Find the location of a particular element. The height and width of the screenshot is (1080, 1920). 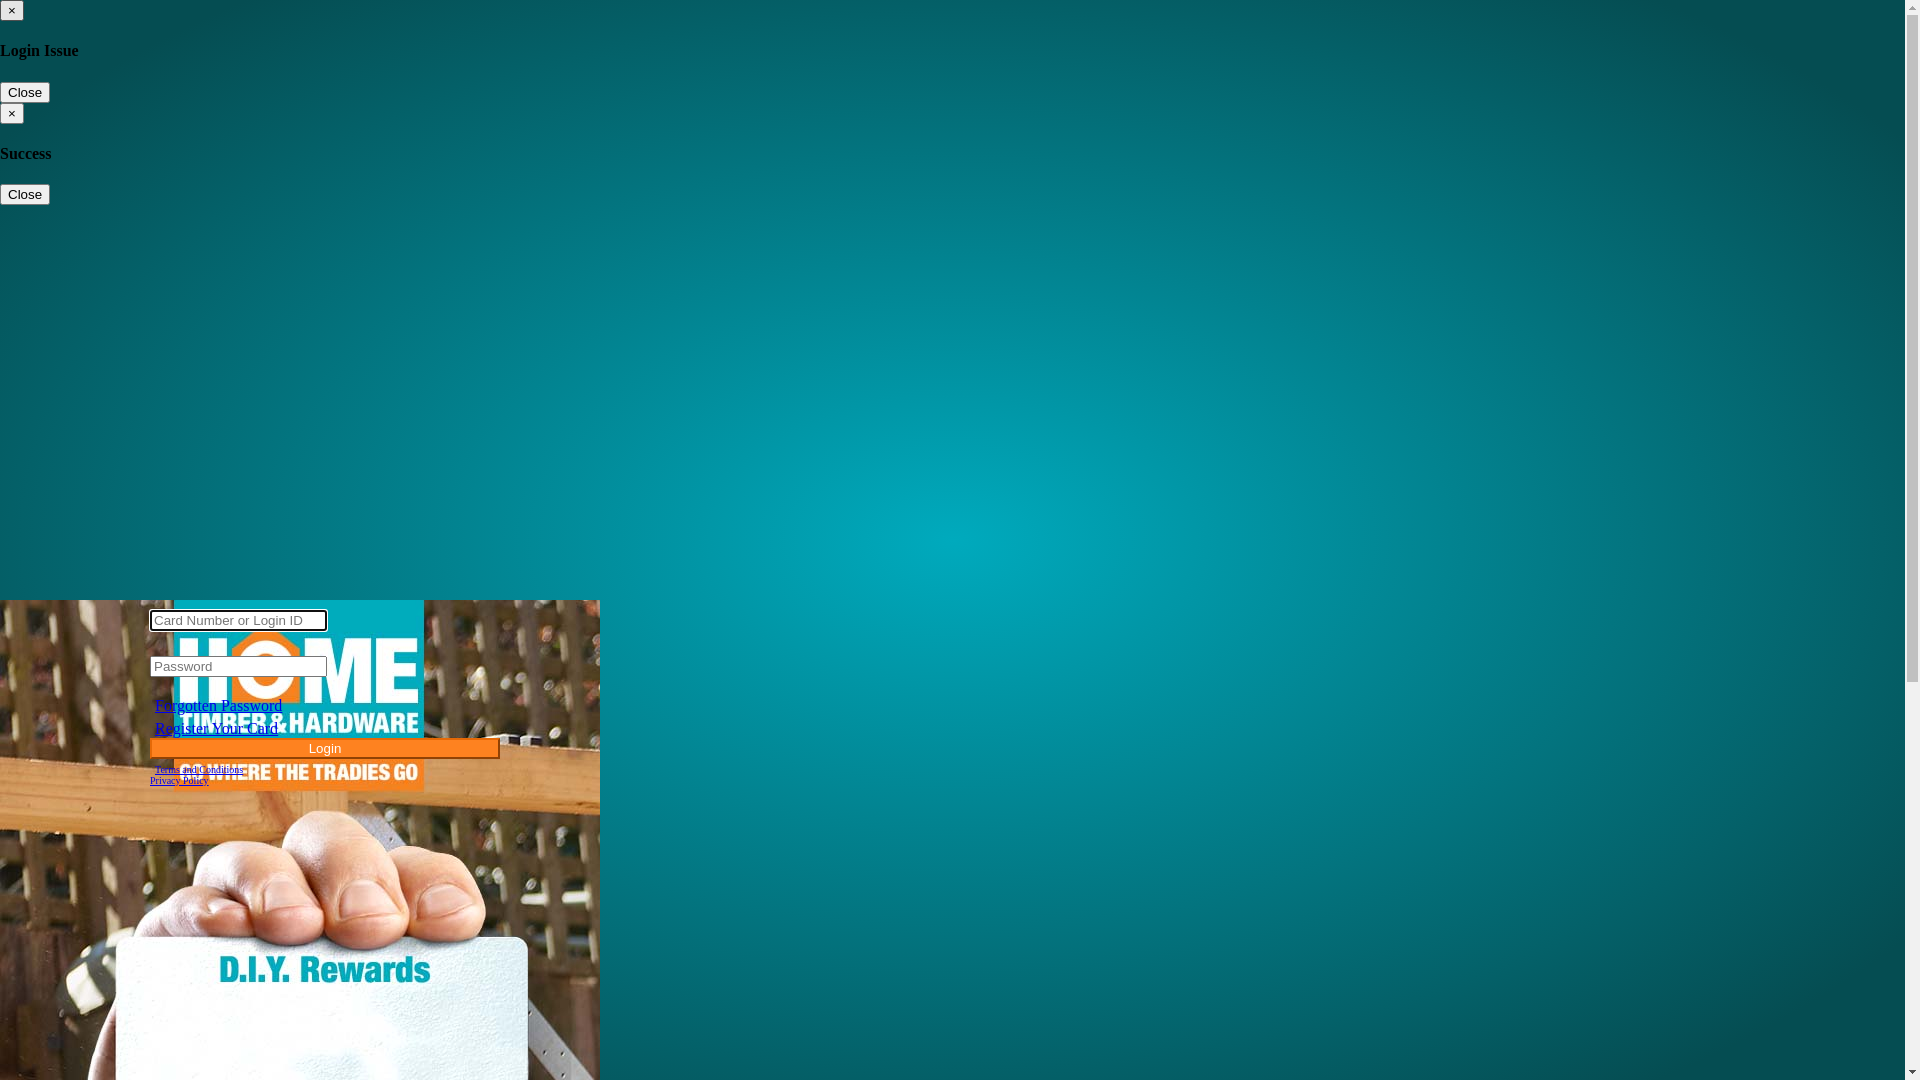

'Privacy Policy' is located at coordinates (179, 779).